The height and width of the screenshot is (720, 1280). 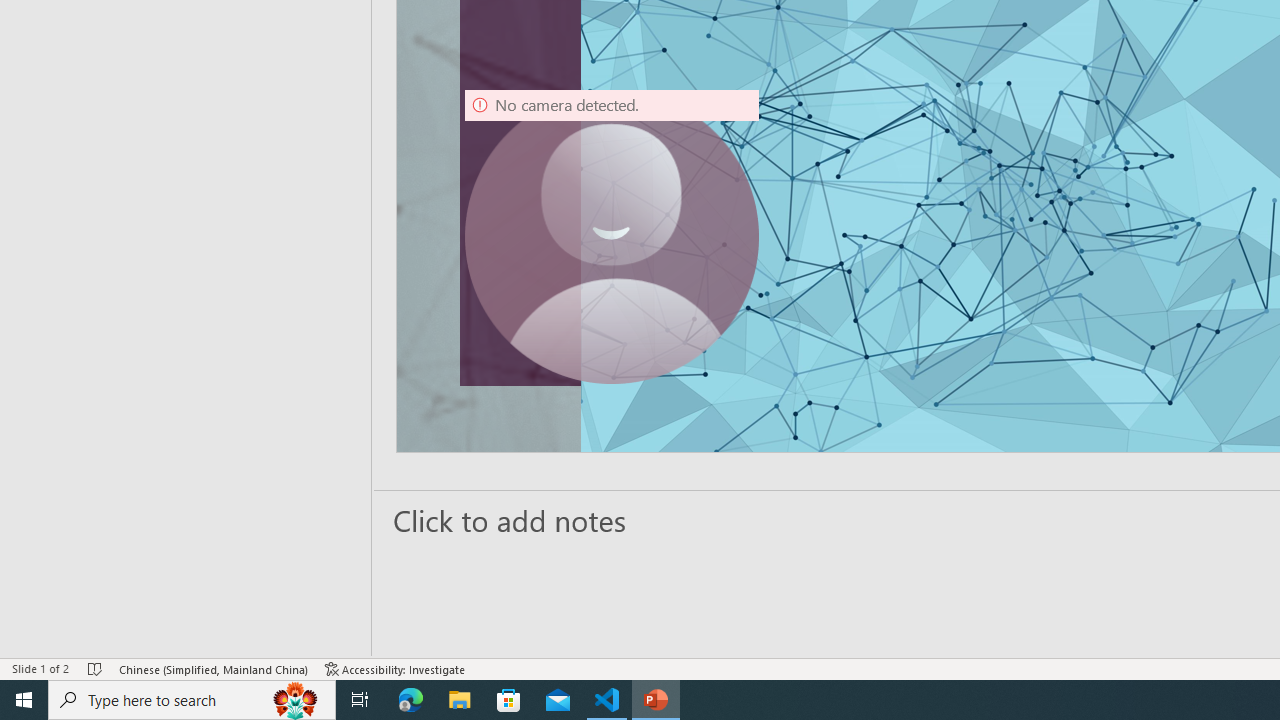 I want to click on 'Accessibility Checker Accessibility: Investigate', so click(x=395, y=669).